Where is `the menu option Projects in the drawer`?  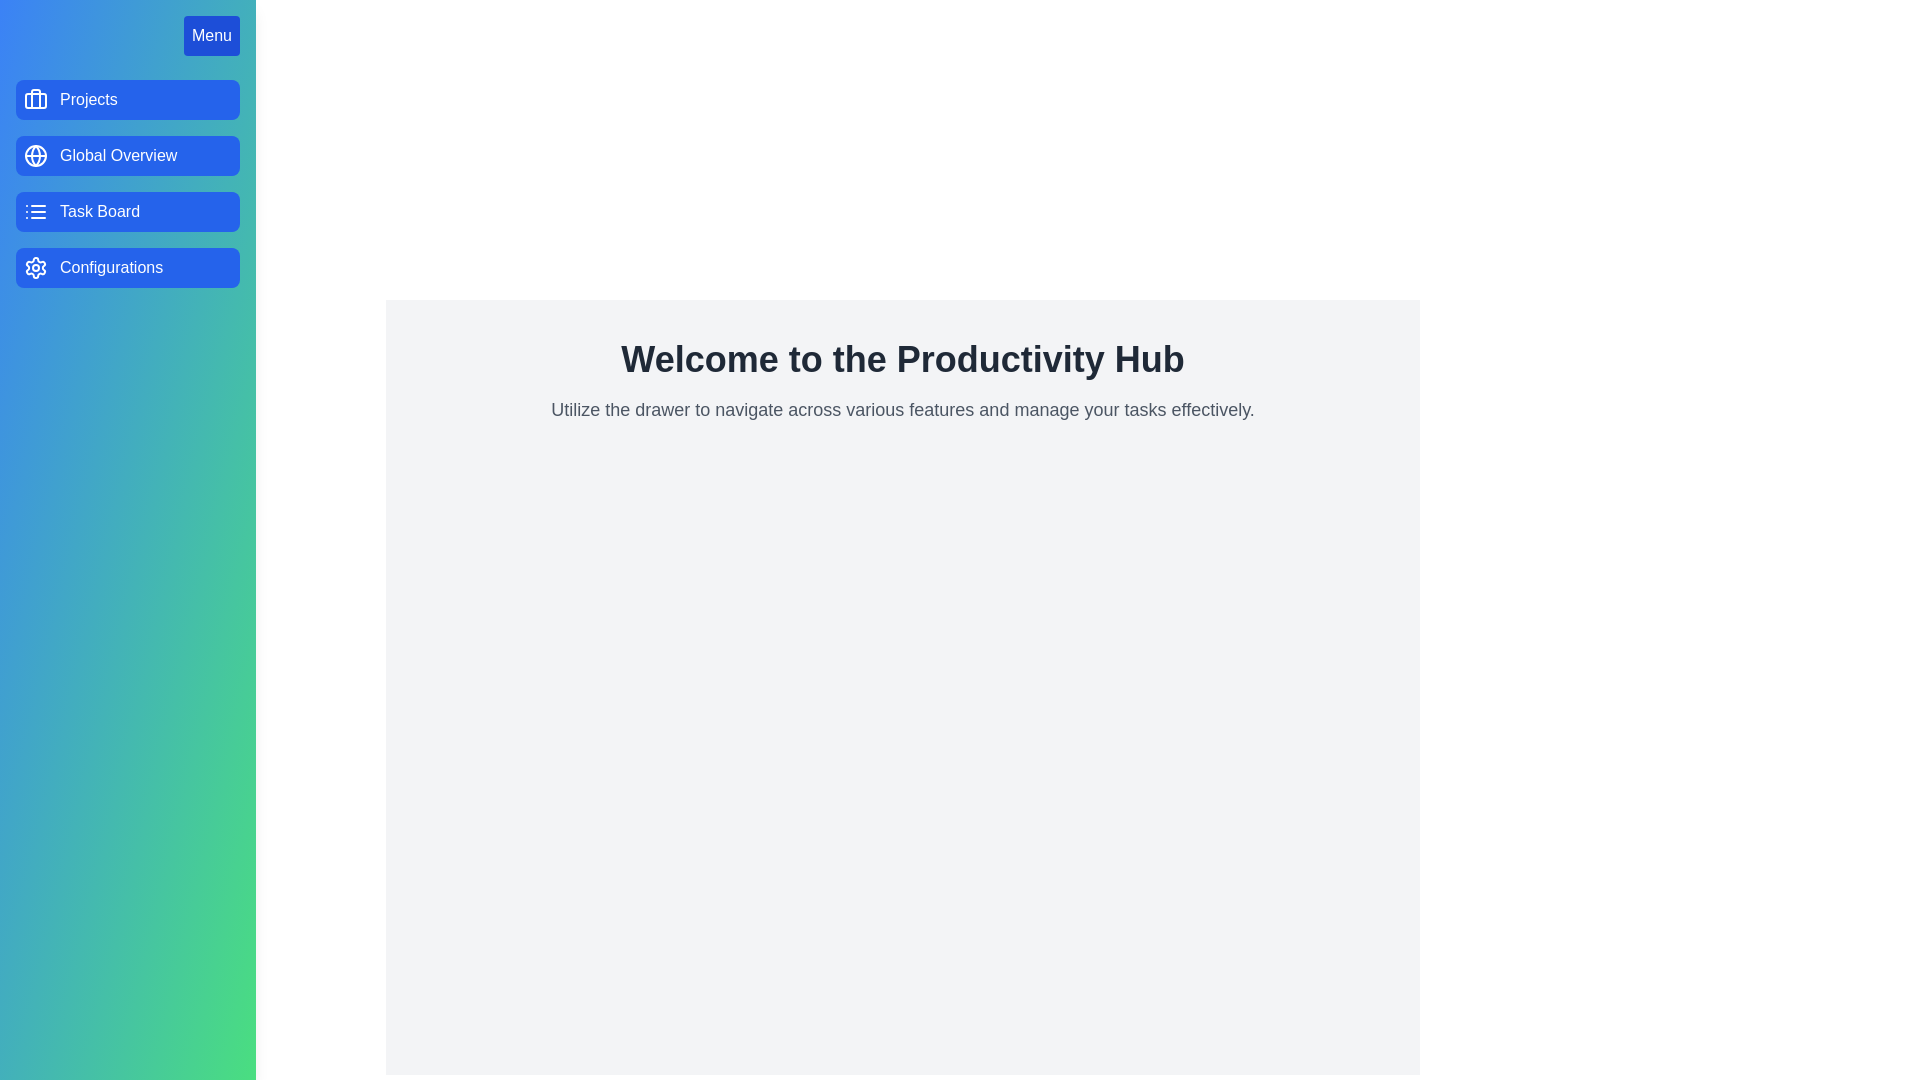
the menu option Projects in the drawer is located at coordinates (127, 100).